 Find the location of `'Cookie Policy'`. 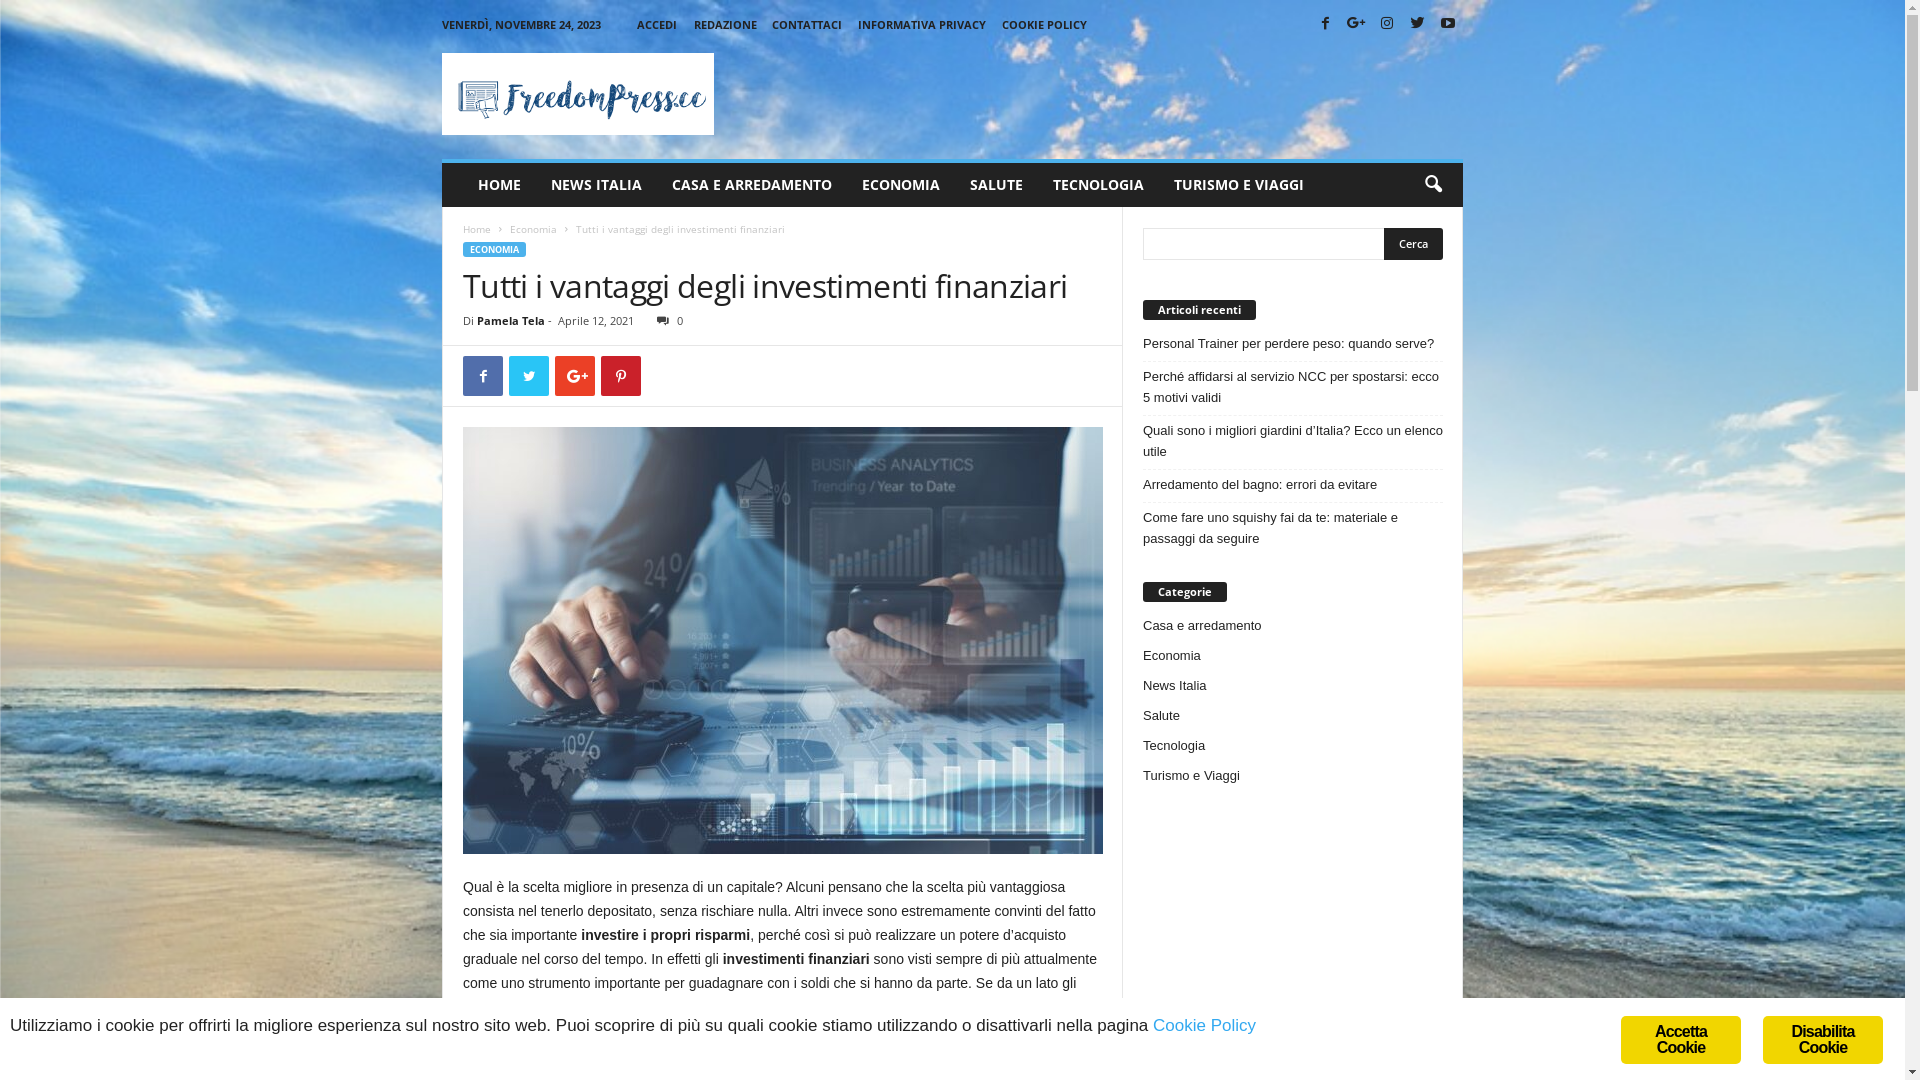

'Cookie Policy' is located at coordinates (1203, 1025).